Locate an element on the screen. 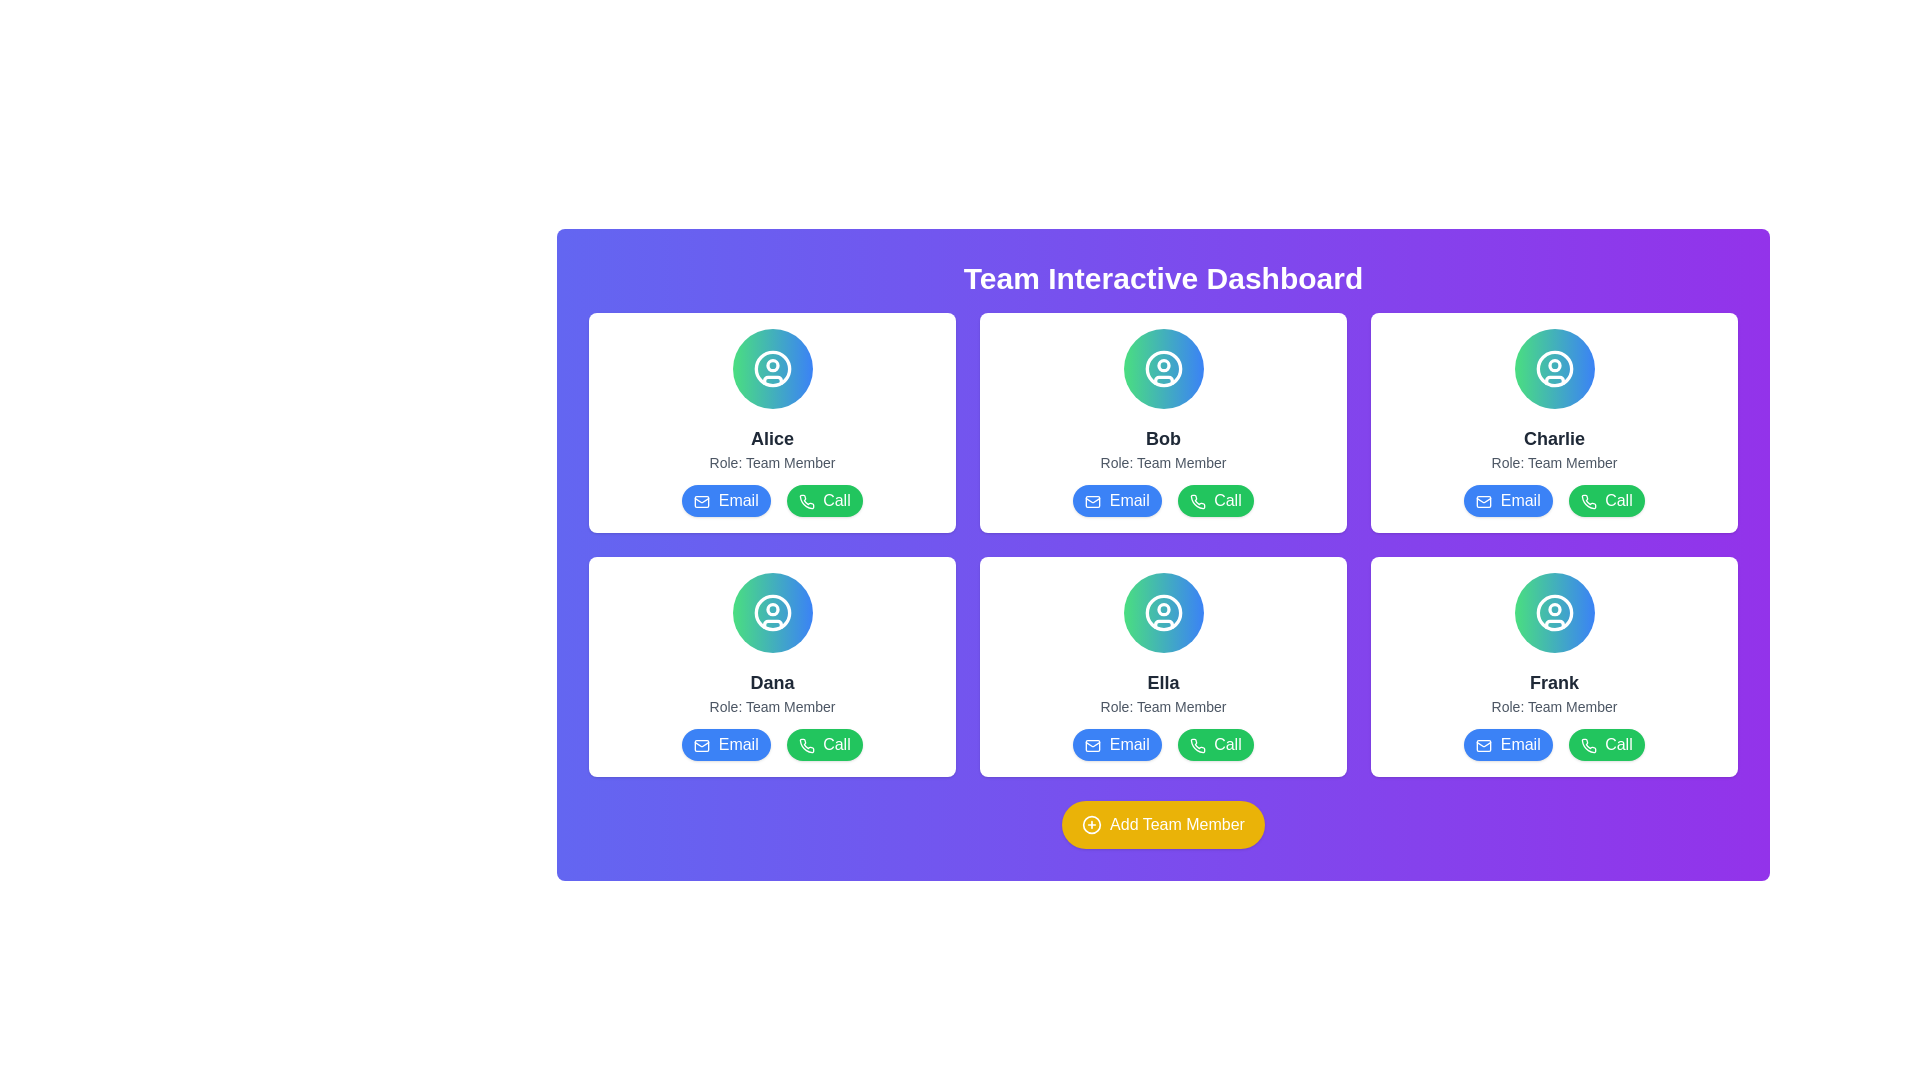 The width and height of the screenshot is (1920, 1080). the green circular button labeled 'Call' representing a phone icon, located in the contact card for 'Ella' in the bottom-left corner of the grid is located at coordinates (1197, 745).